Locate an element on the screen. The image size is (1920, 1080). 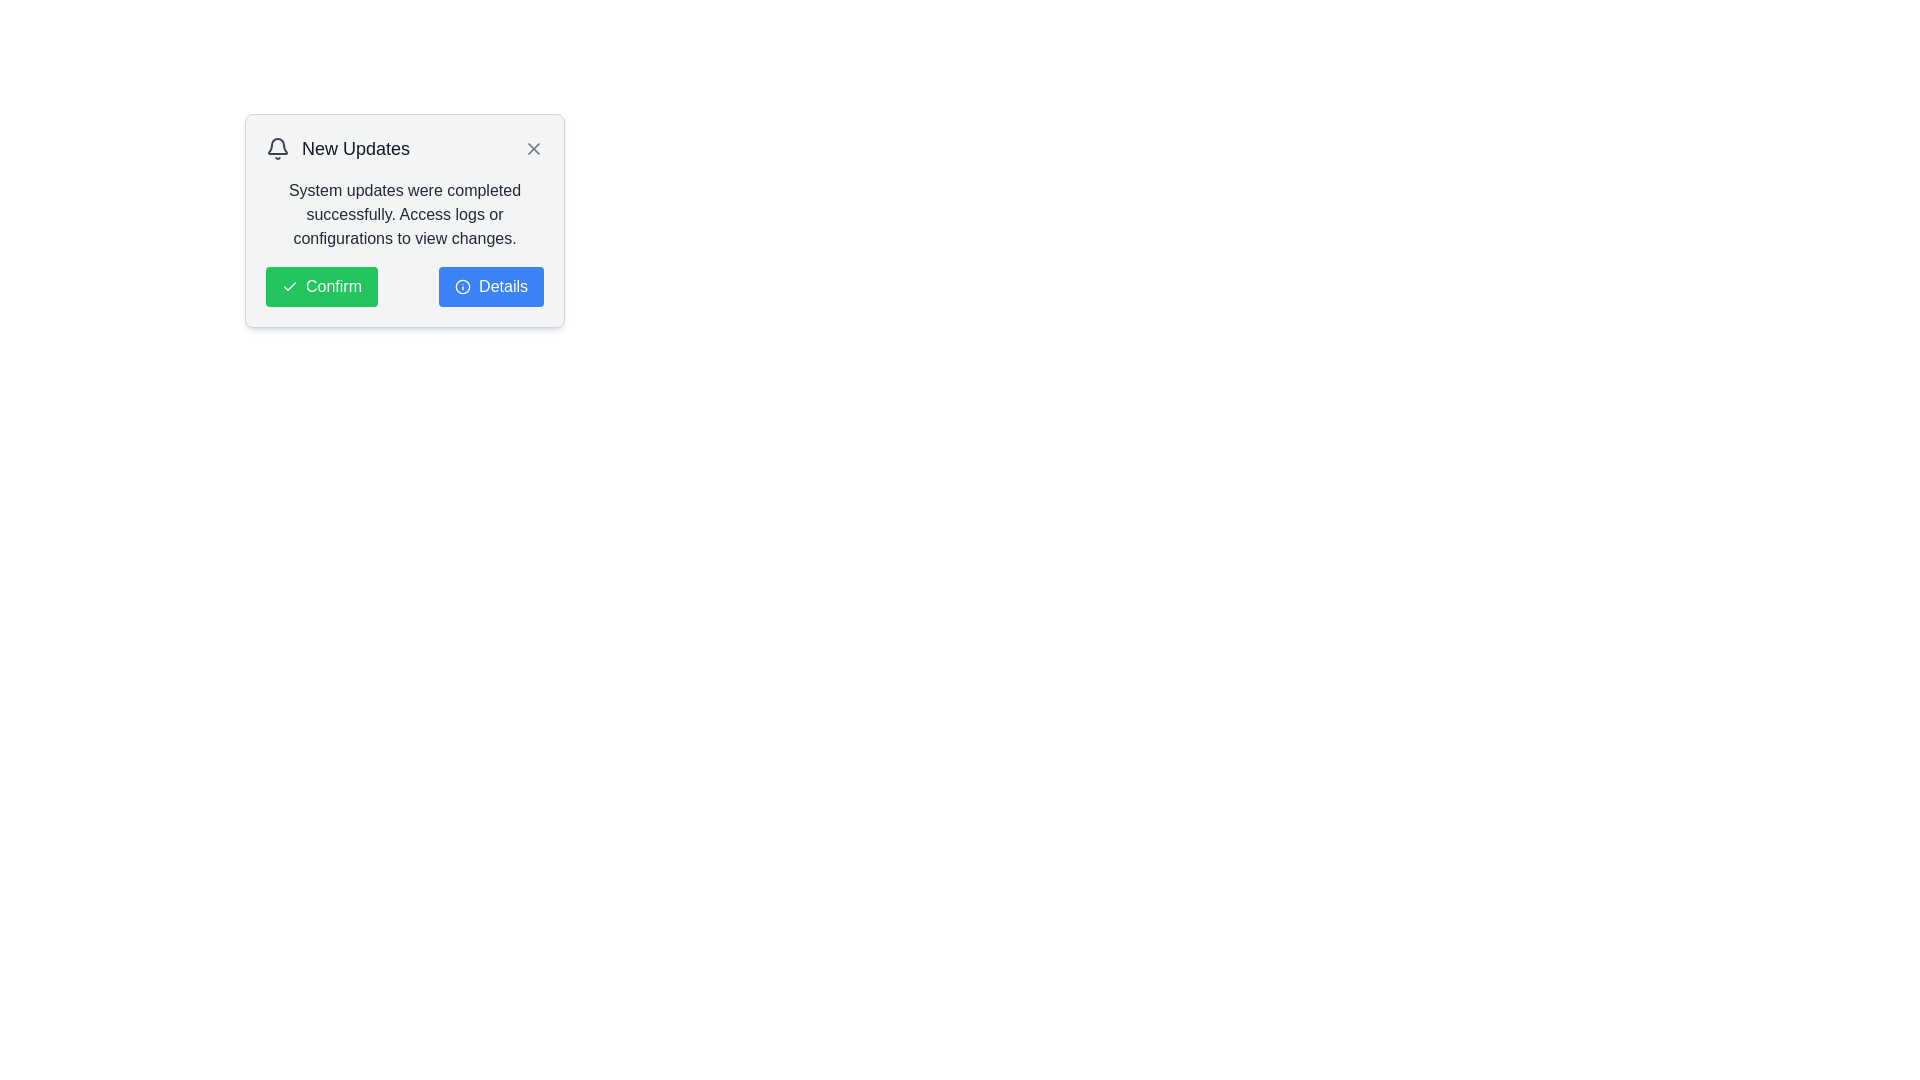
the green 'Confirm' button with white text and a check mark icon, located in the 'New Updates' notification box is located at coordinates (321, 286).